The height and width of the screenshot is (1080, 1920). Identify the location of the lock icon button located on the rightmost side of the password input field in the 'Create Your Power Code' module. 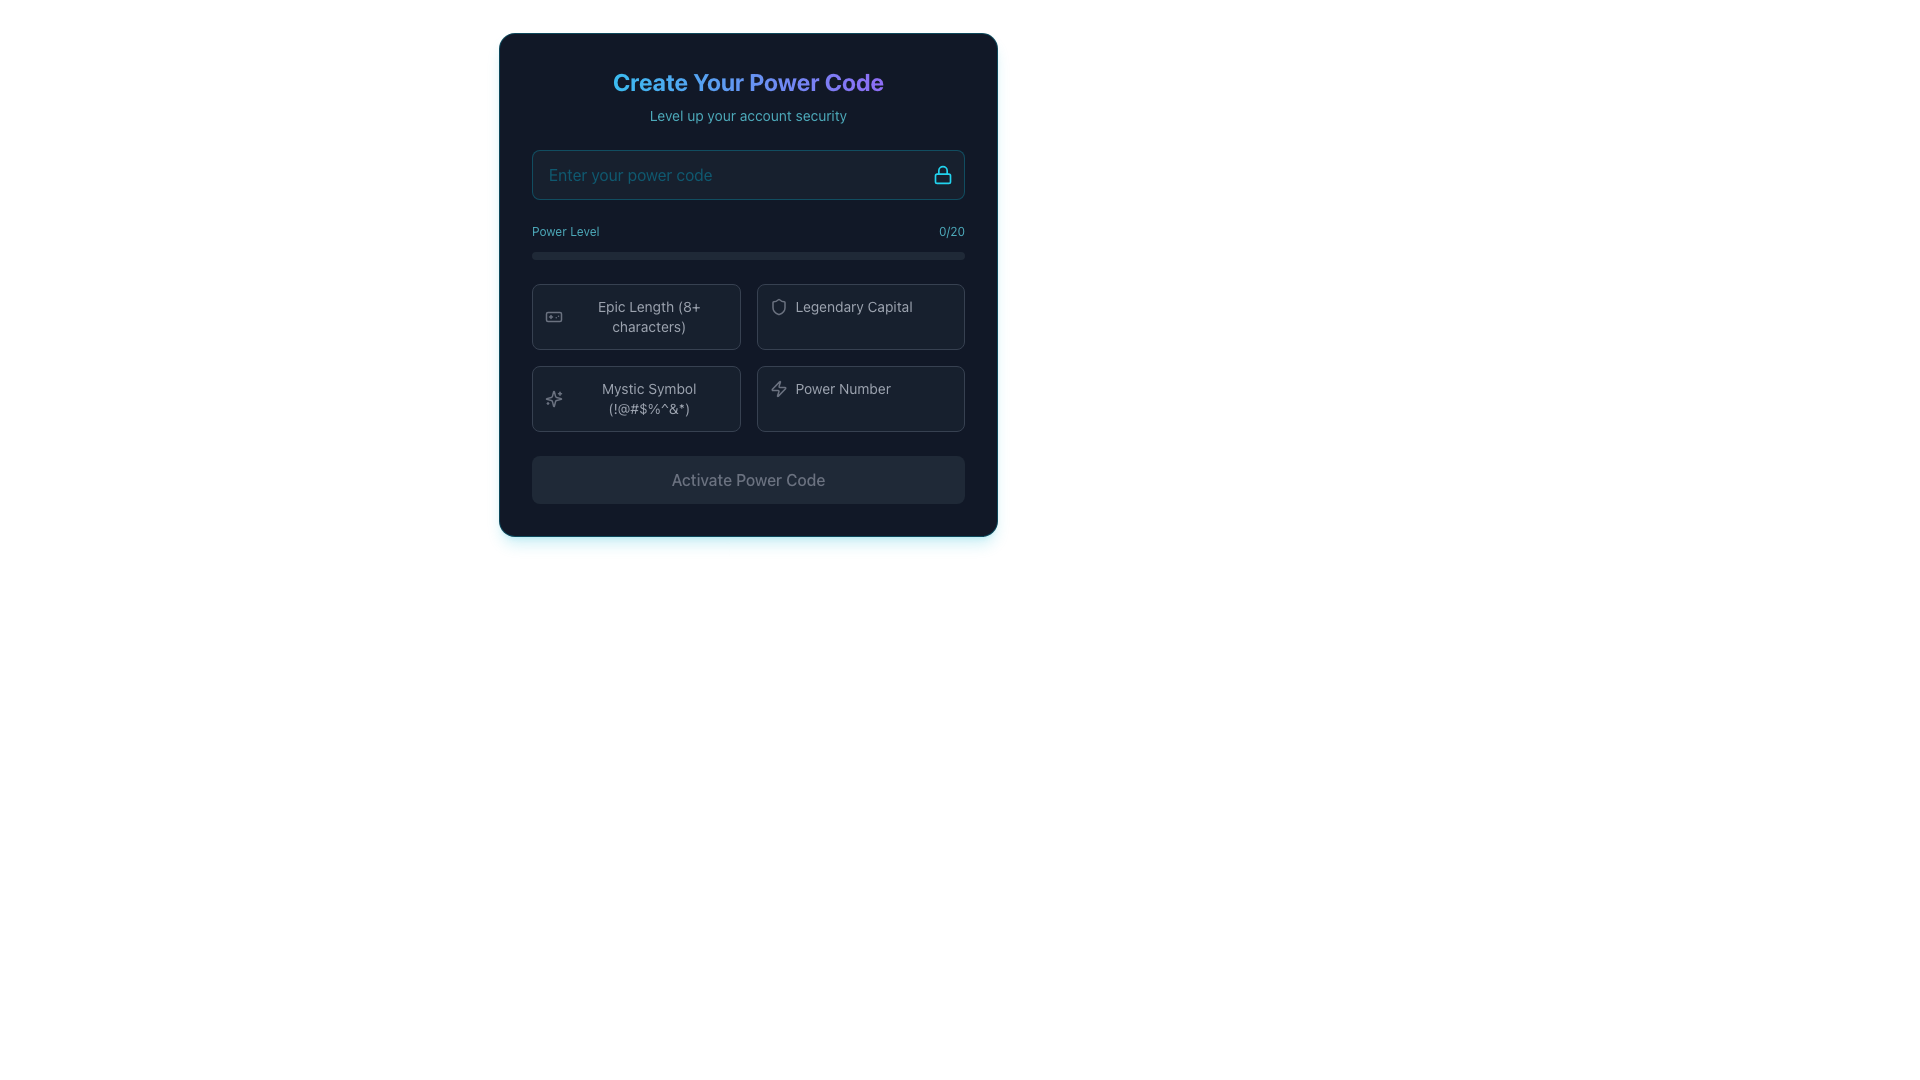
(941, 173).